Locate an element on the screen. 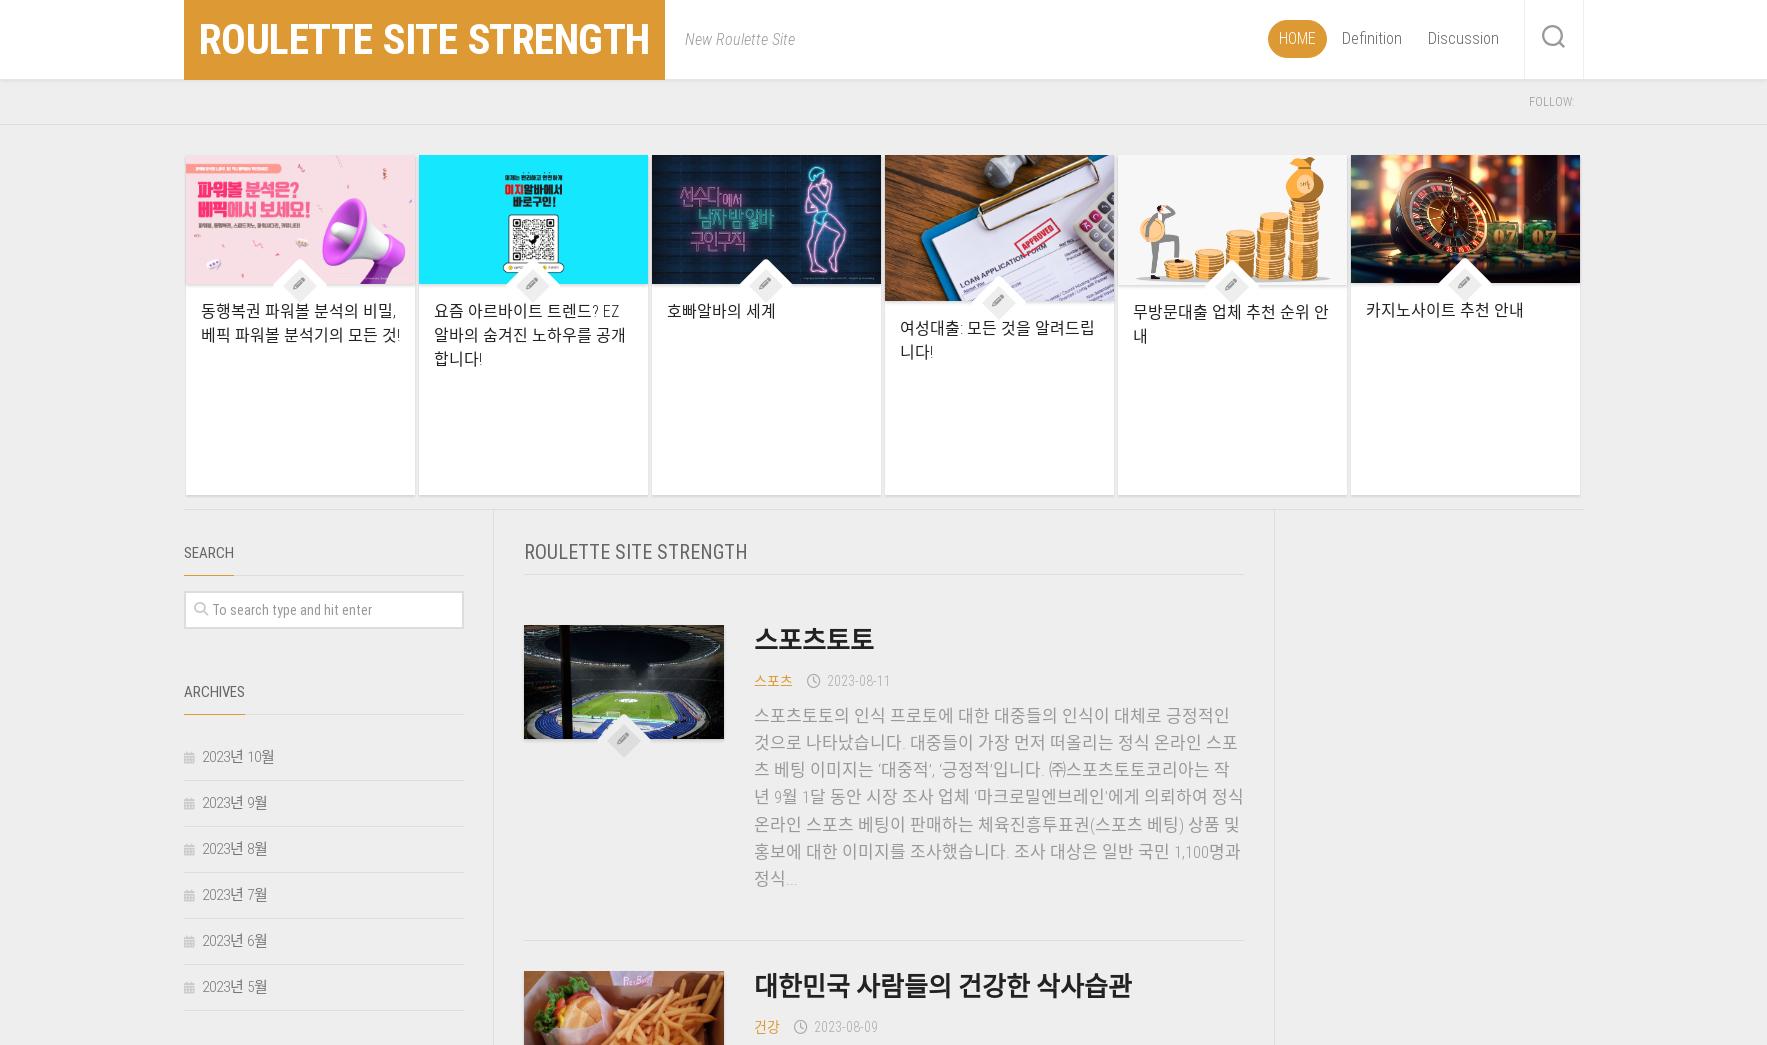  'Search' is located at coordinates (206, 553).